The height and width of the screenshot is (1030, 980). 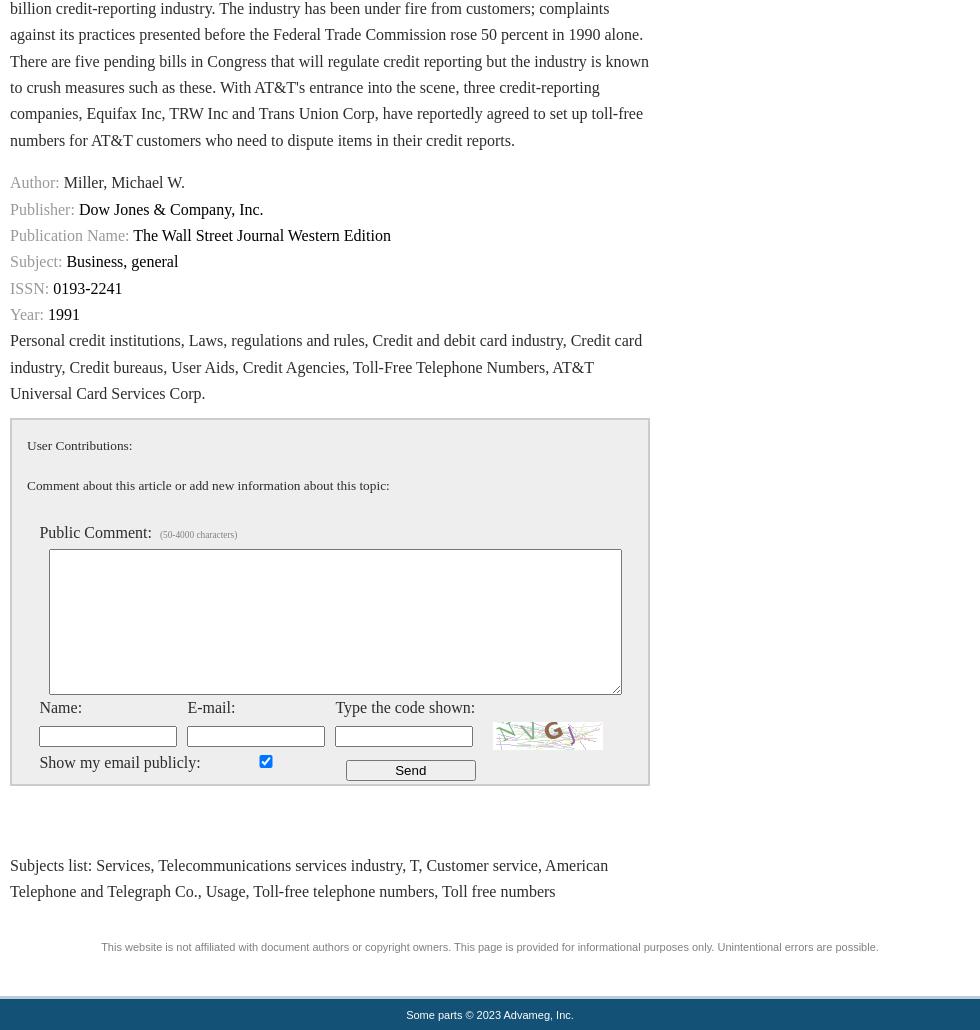 What do you see at coordinates (87, 286) in the screenshot?
I see `'0193-2241'` at bounding box center [87, 286].